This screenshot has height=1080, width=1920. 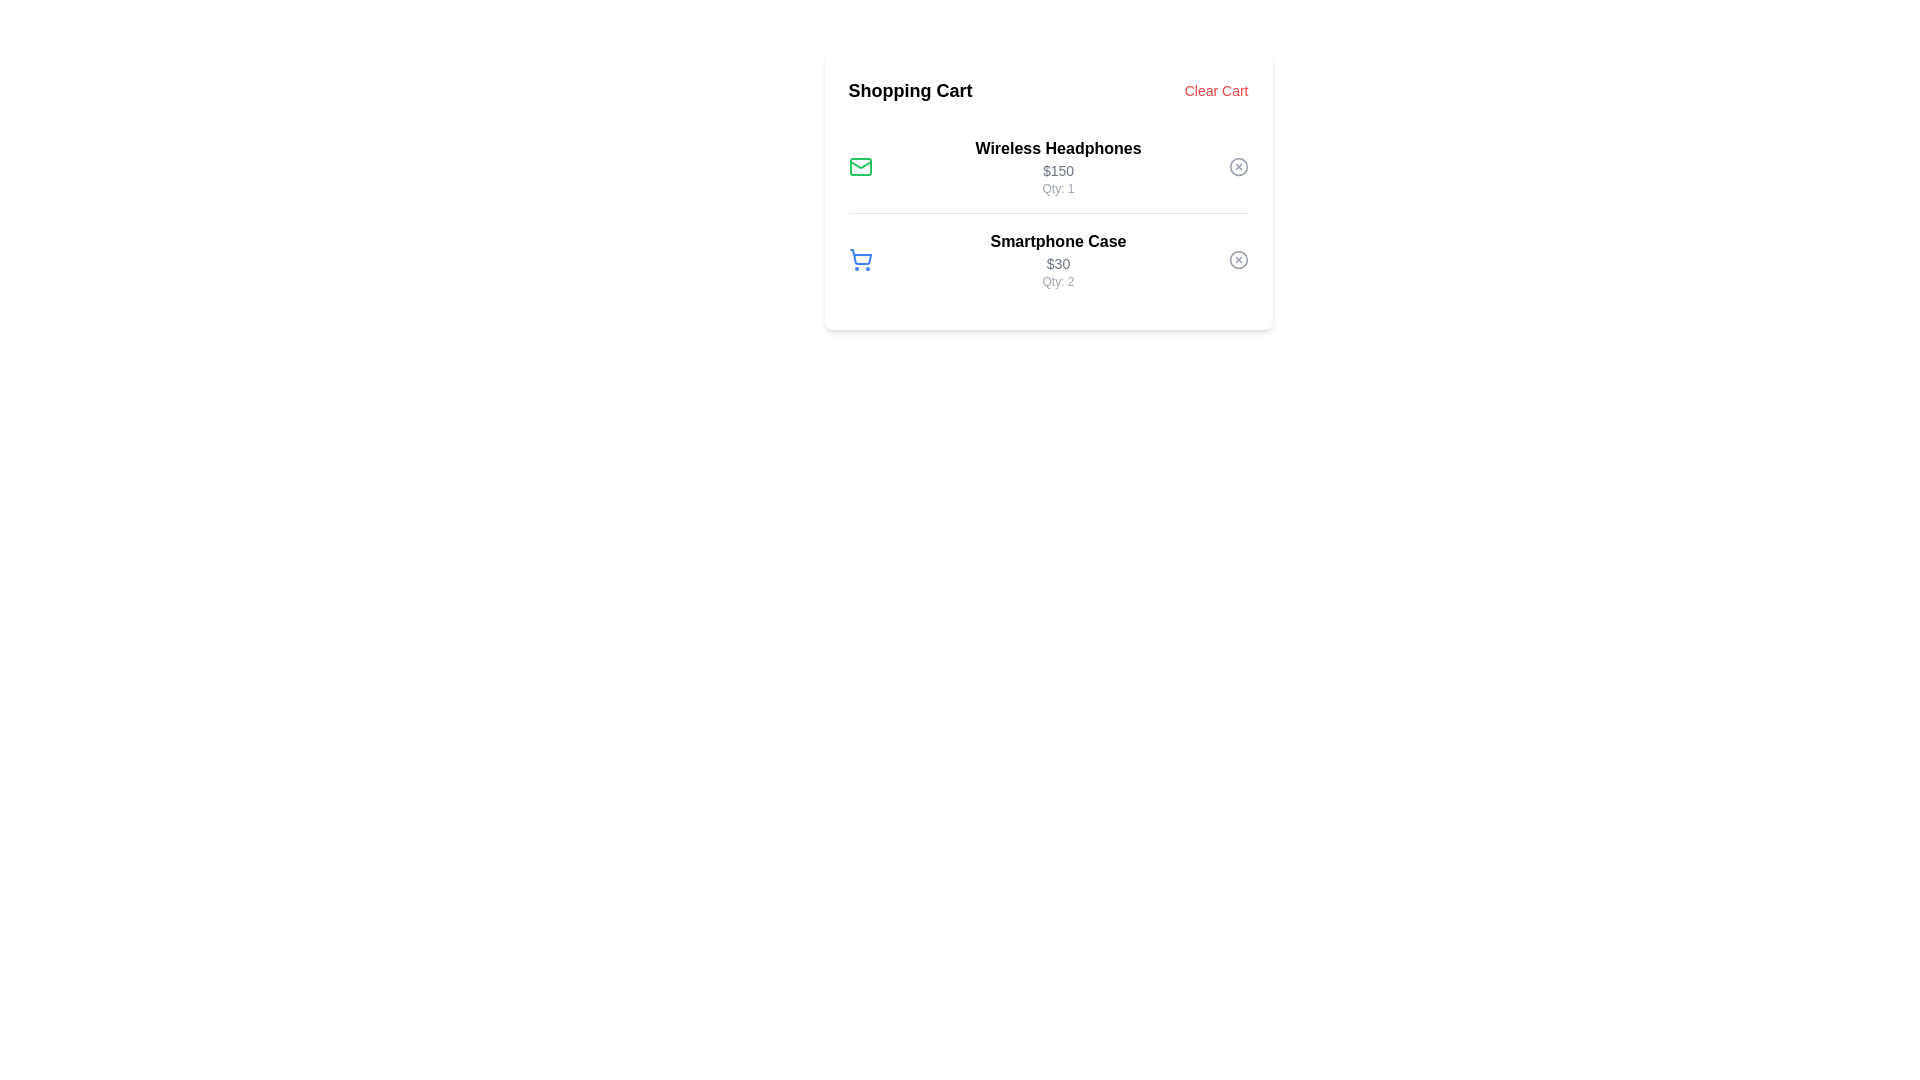 I want to click on the price on the product listing card in the shopping cart, so click(x=1047, y=165).